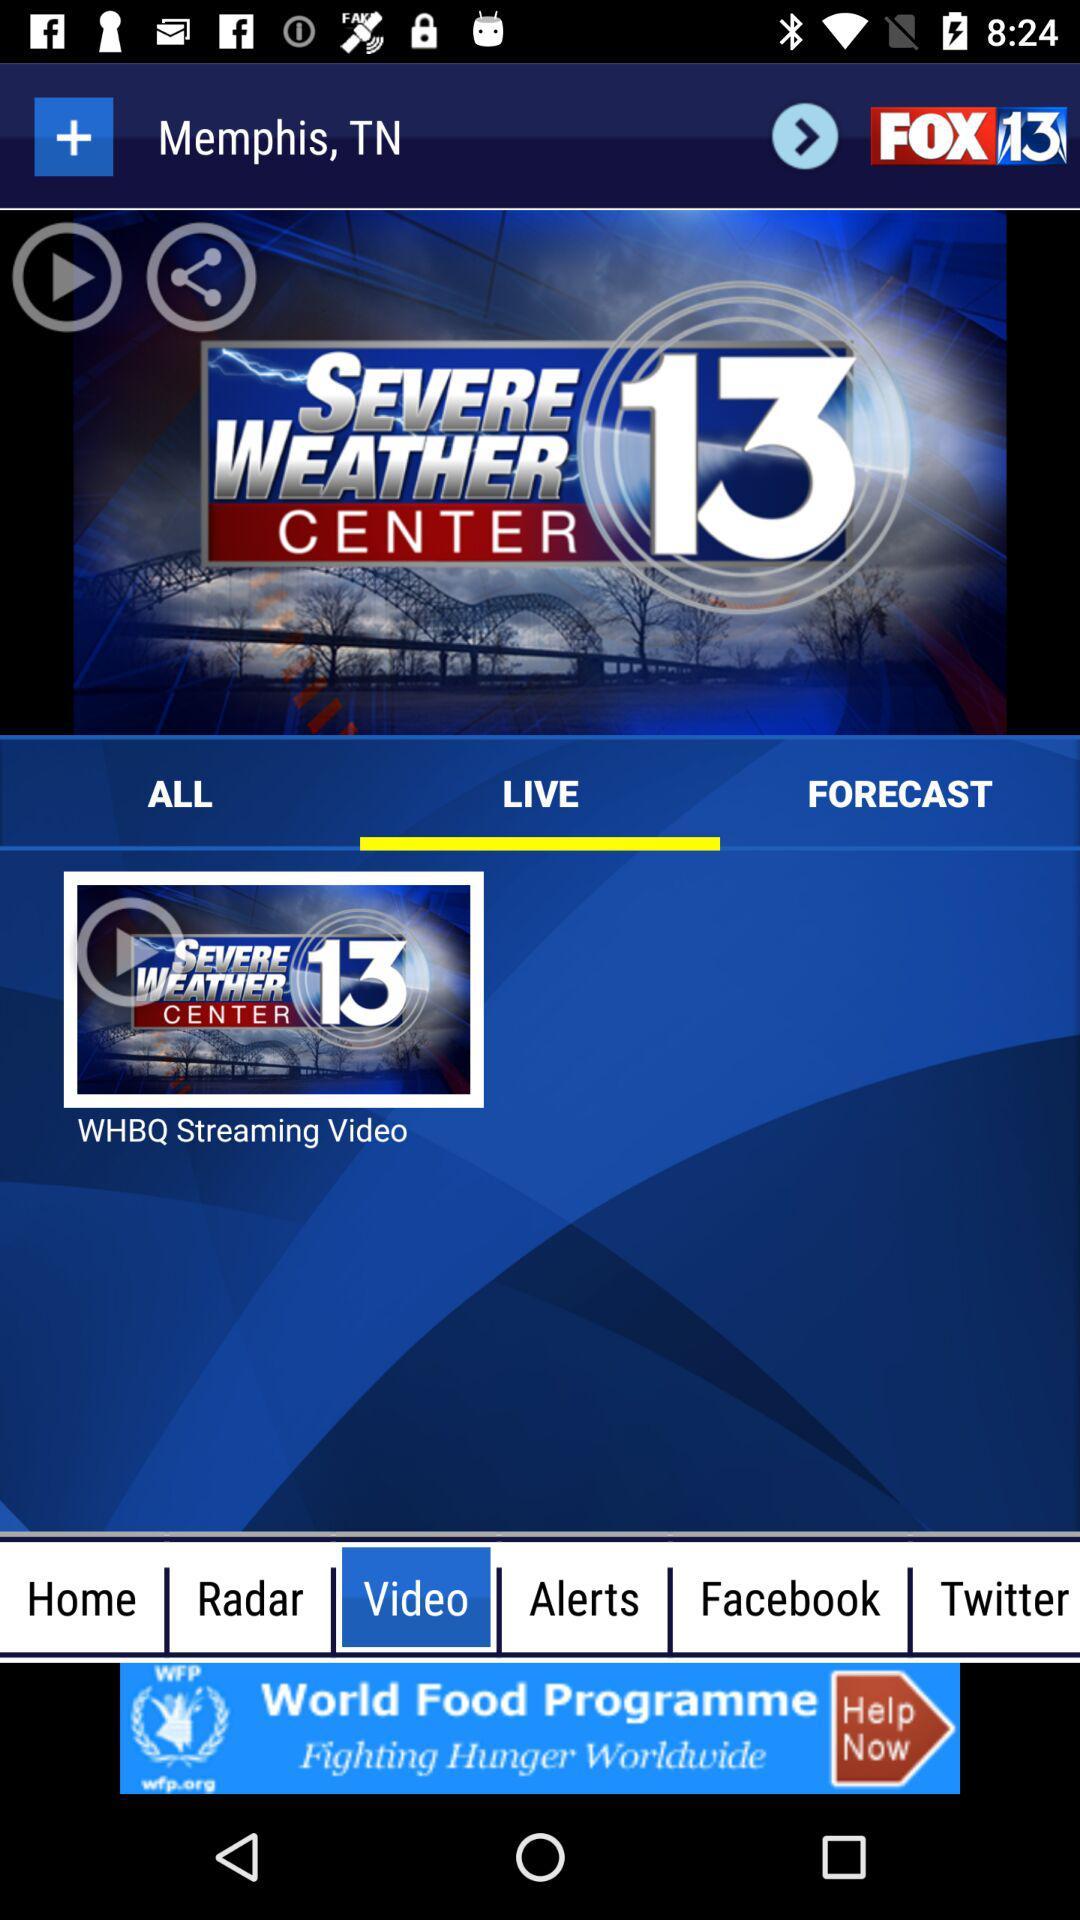  I want to click on go forward, so click(804, 135).